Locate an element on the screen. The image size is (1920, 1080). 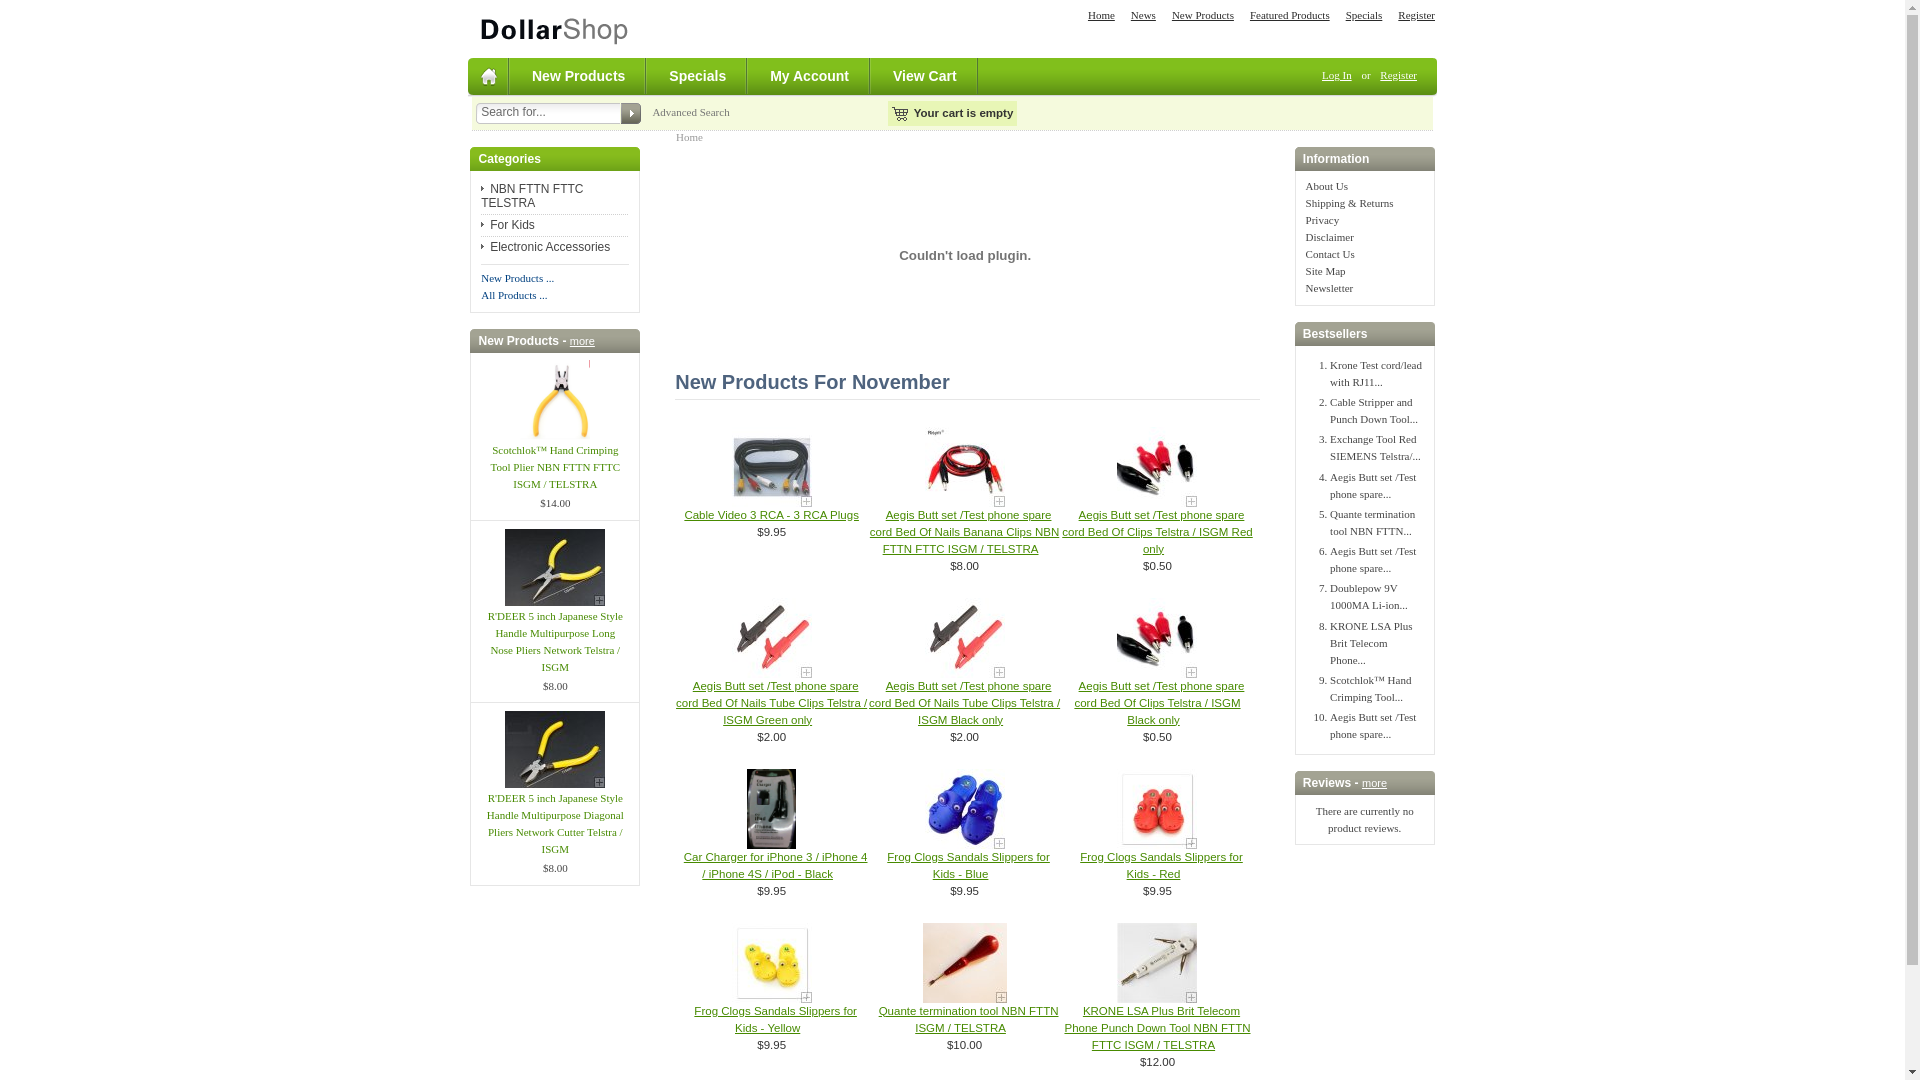
'Cable Stripper and Punch Down Tool...' is located at coordinates (1372, 409).